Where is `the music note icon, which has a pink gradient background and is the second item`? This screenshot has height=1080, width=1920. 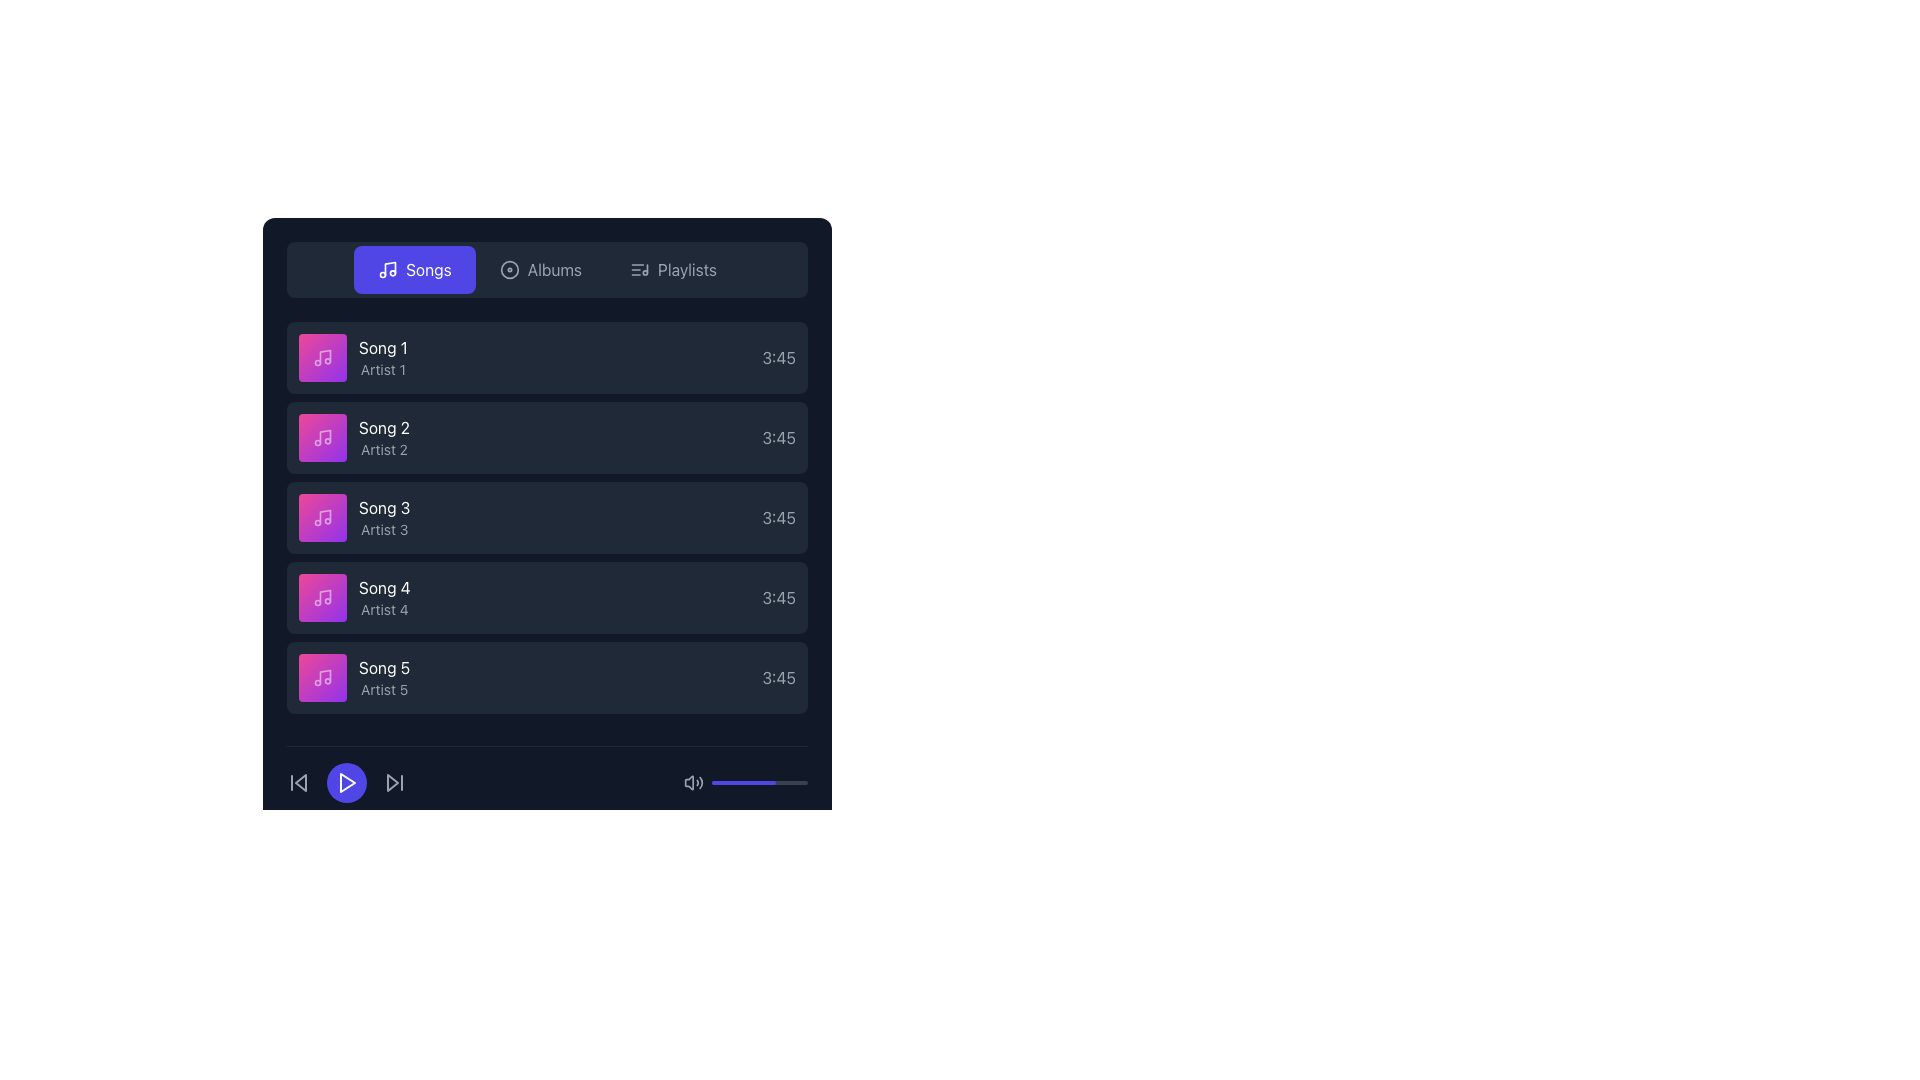
the music note icon, which has a pink gradient background and is the second item is located at coordinates (322, 437).